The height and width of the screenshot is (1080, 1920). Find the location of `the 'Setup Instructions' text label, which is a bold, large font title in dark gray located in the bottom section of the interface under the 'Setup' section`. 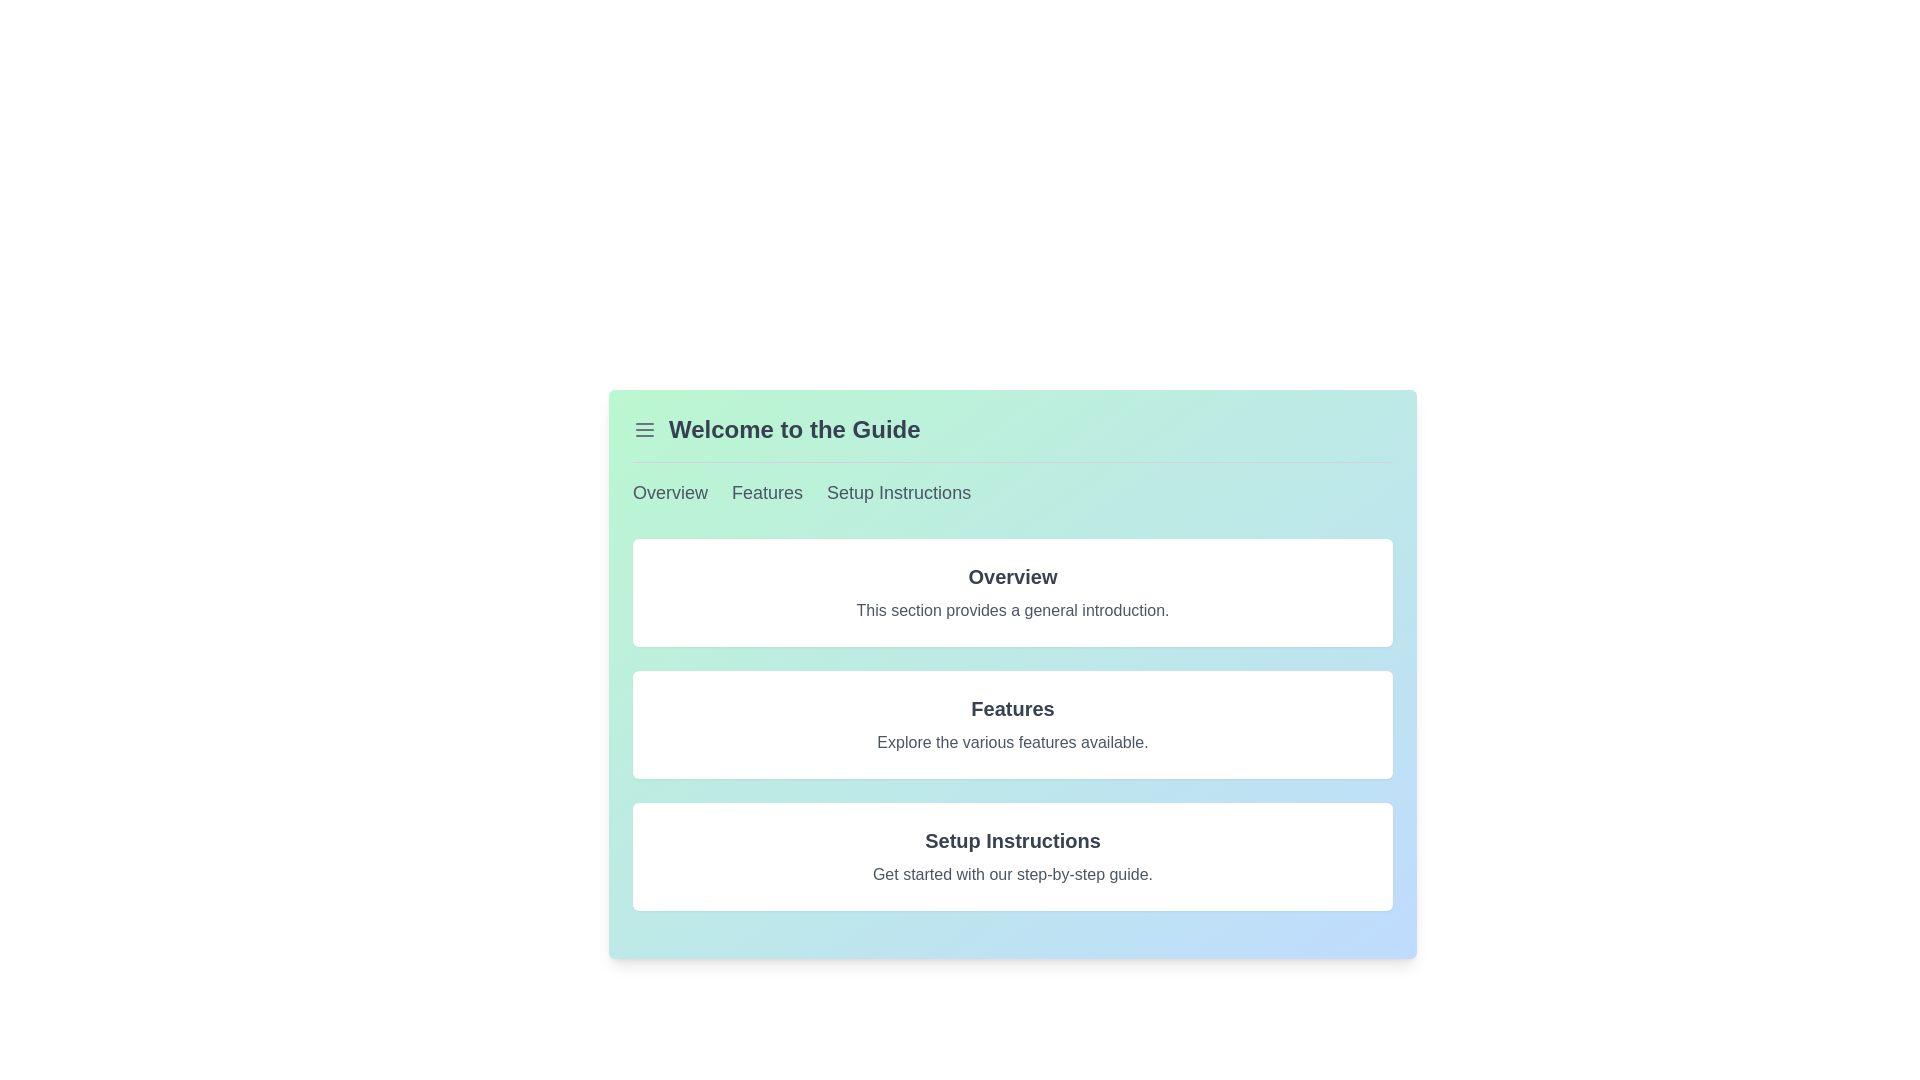

the 'Setup Instructions' text label, which is a bold, large font title in dark gray located in the bottom section of the interface under the 'Setup' section is located at coordinates (1012, 840).